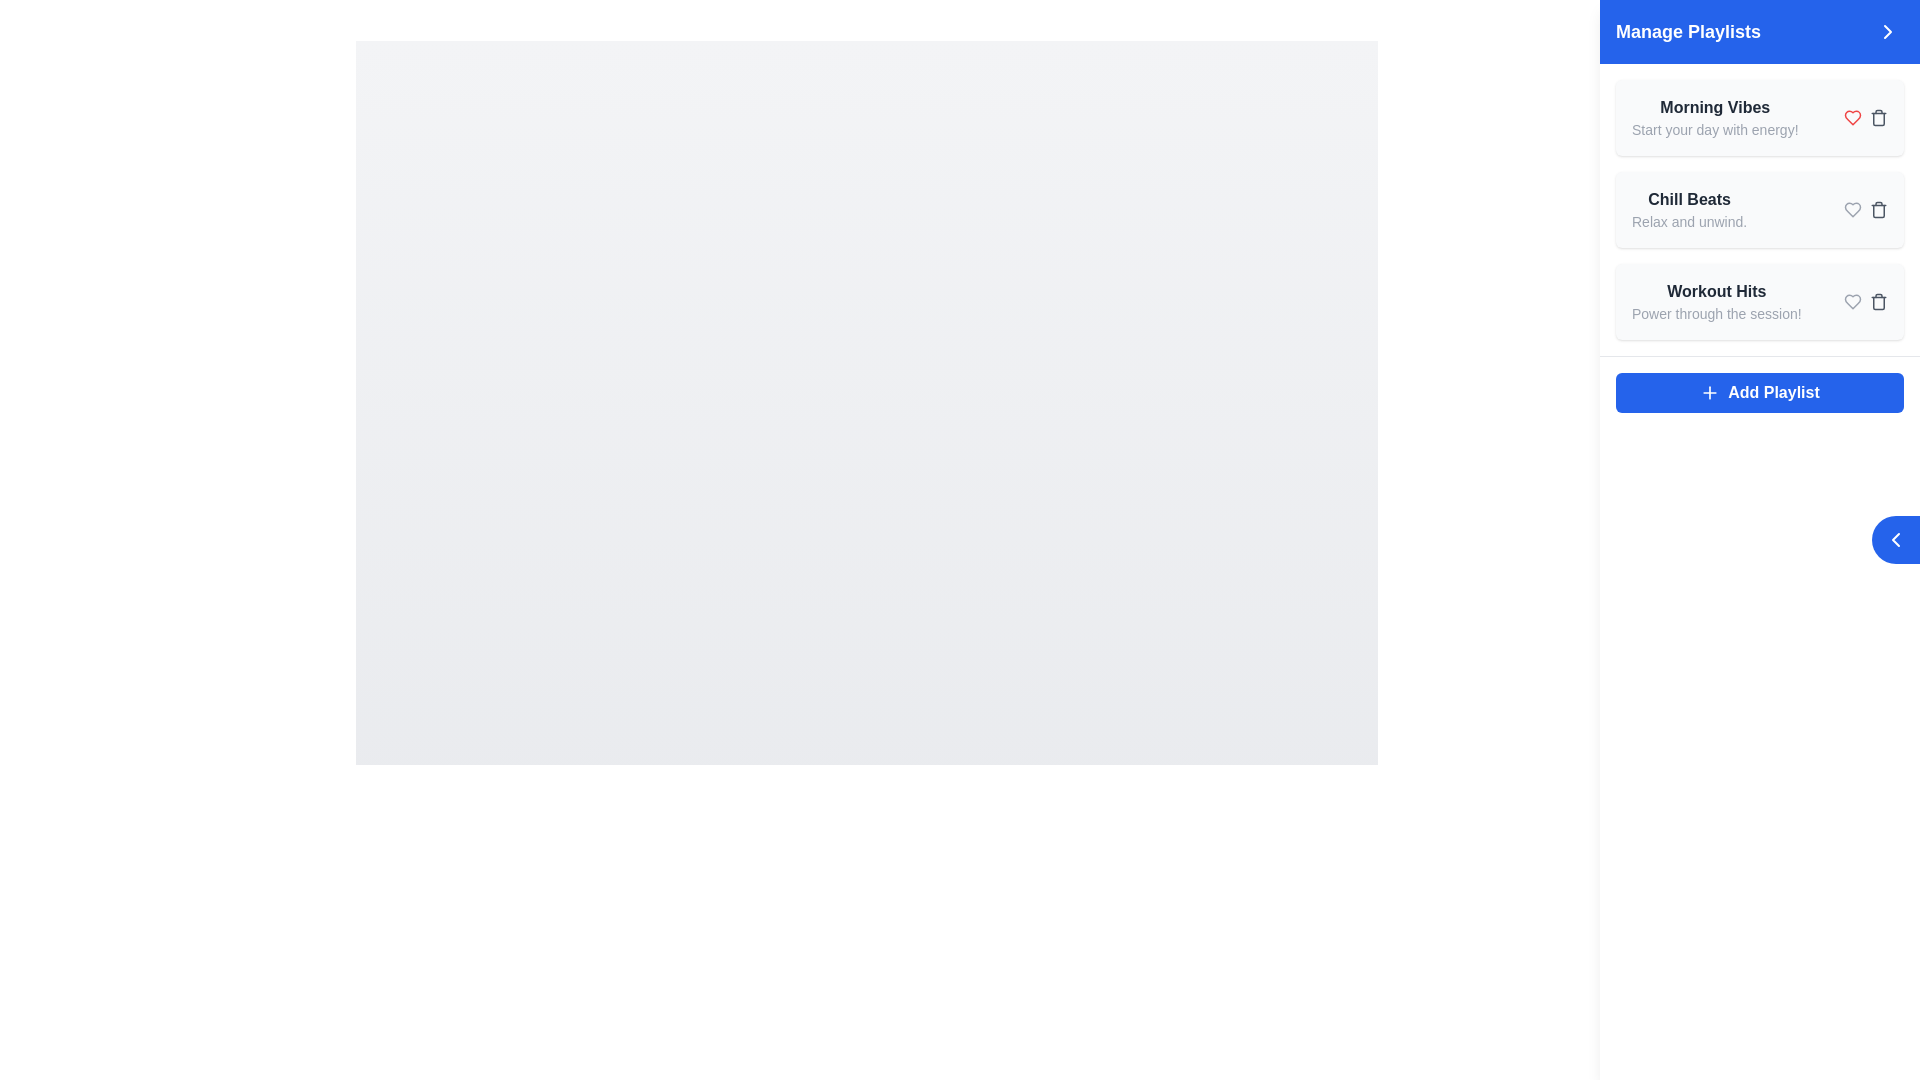 Image resolution: width=1920 pixels, height=1080 pixels. What do you see at coordinates (1851, 209) in the screenshot?
I see `the heart-shaped icon to mark the playlist as a favorite, located at the top-right corner of each playlist item` at bounding box center [1851, 209].